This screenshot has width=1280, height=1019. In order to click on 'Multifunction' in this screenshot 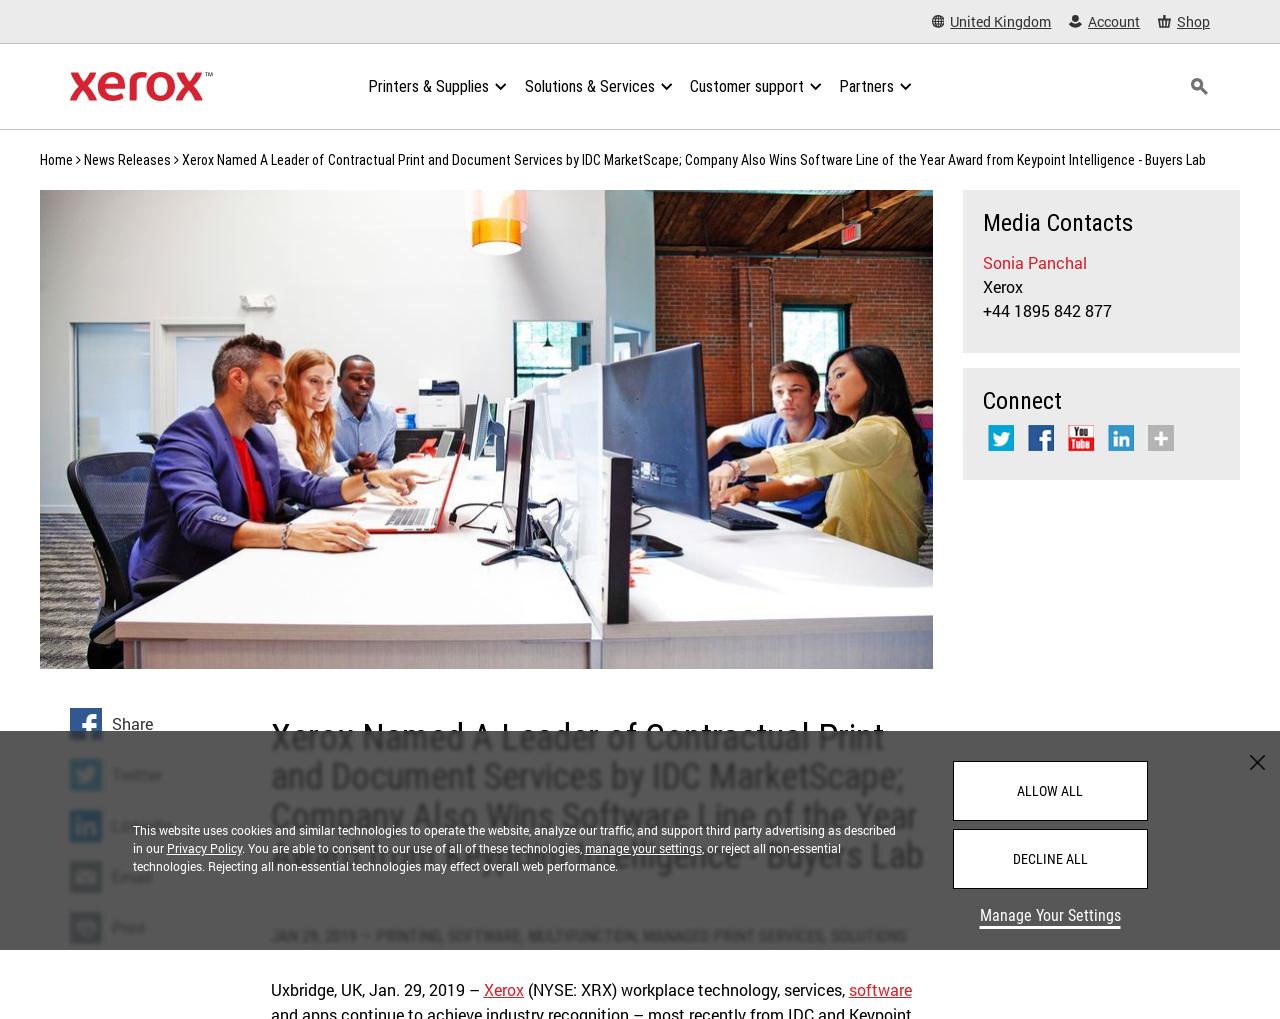, I will do `click(526, 935)`.